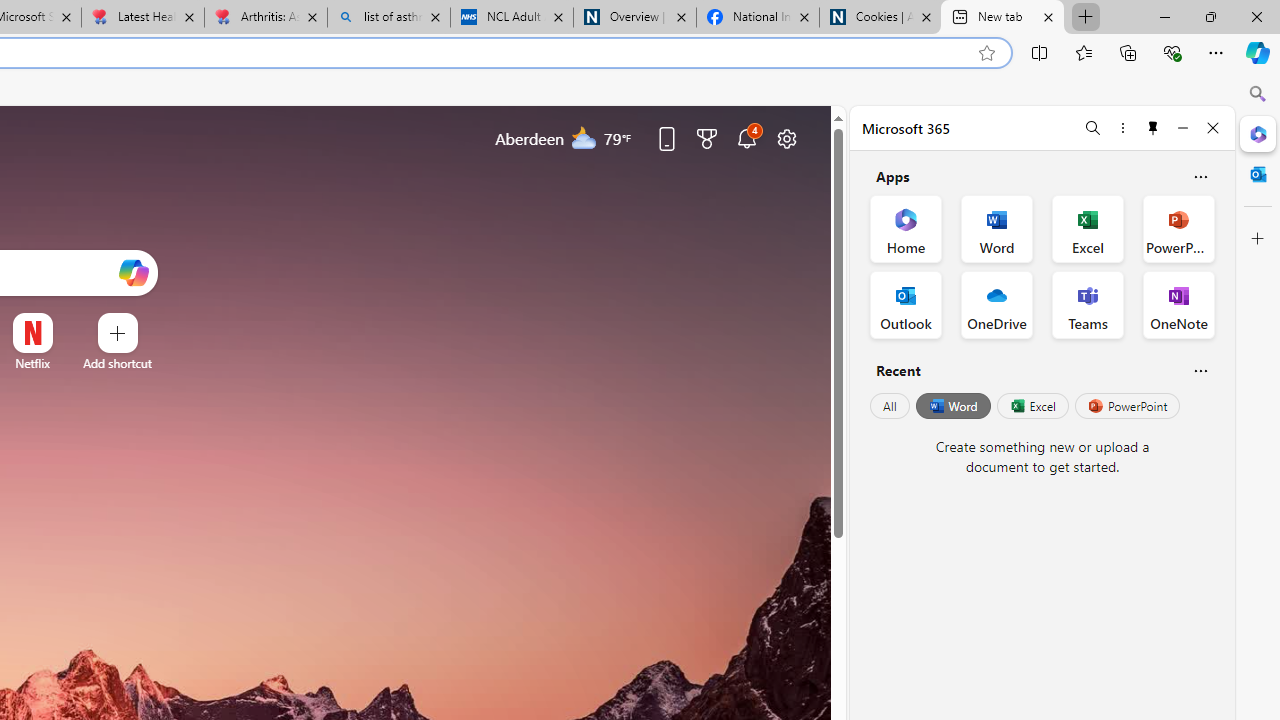 The width and height of the screenshot is (1280, 720). What do you see at coordinates (116, 363) in the screenshot?
I see `'Add a site'` at bounding box center [116, 363].